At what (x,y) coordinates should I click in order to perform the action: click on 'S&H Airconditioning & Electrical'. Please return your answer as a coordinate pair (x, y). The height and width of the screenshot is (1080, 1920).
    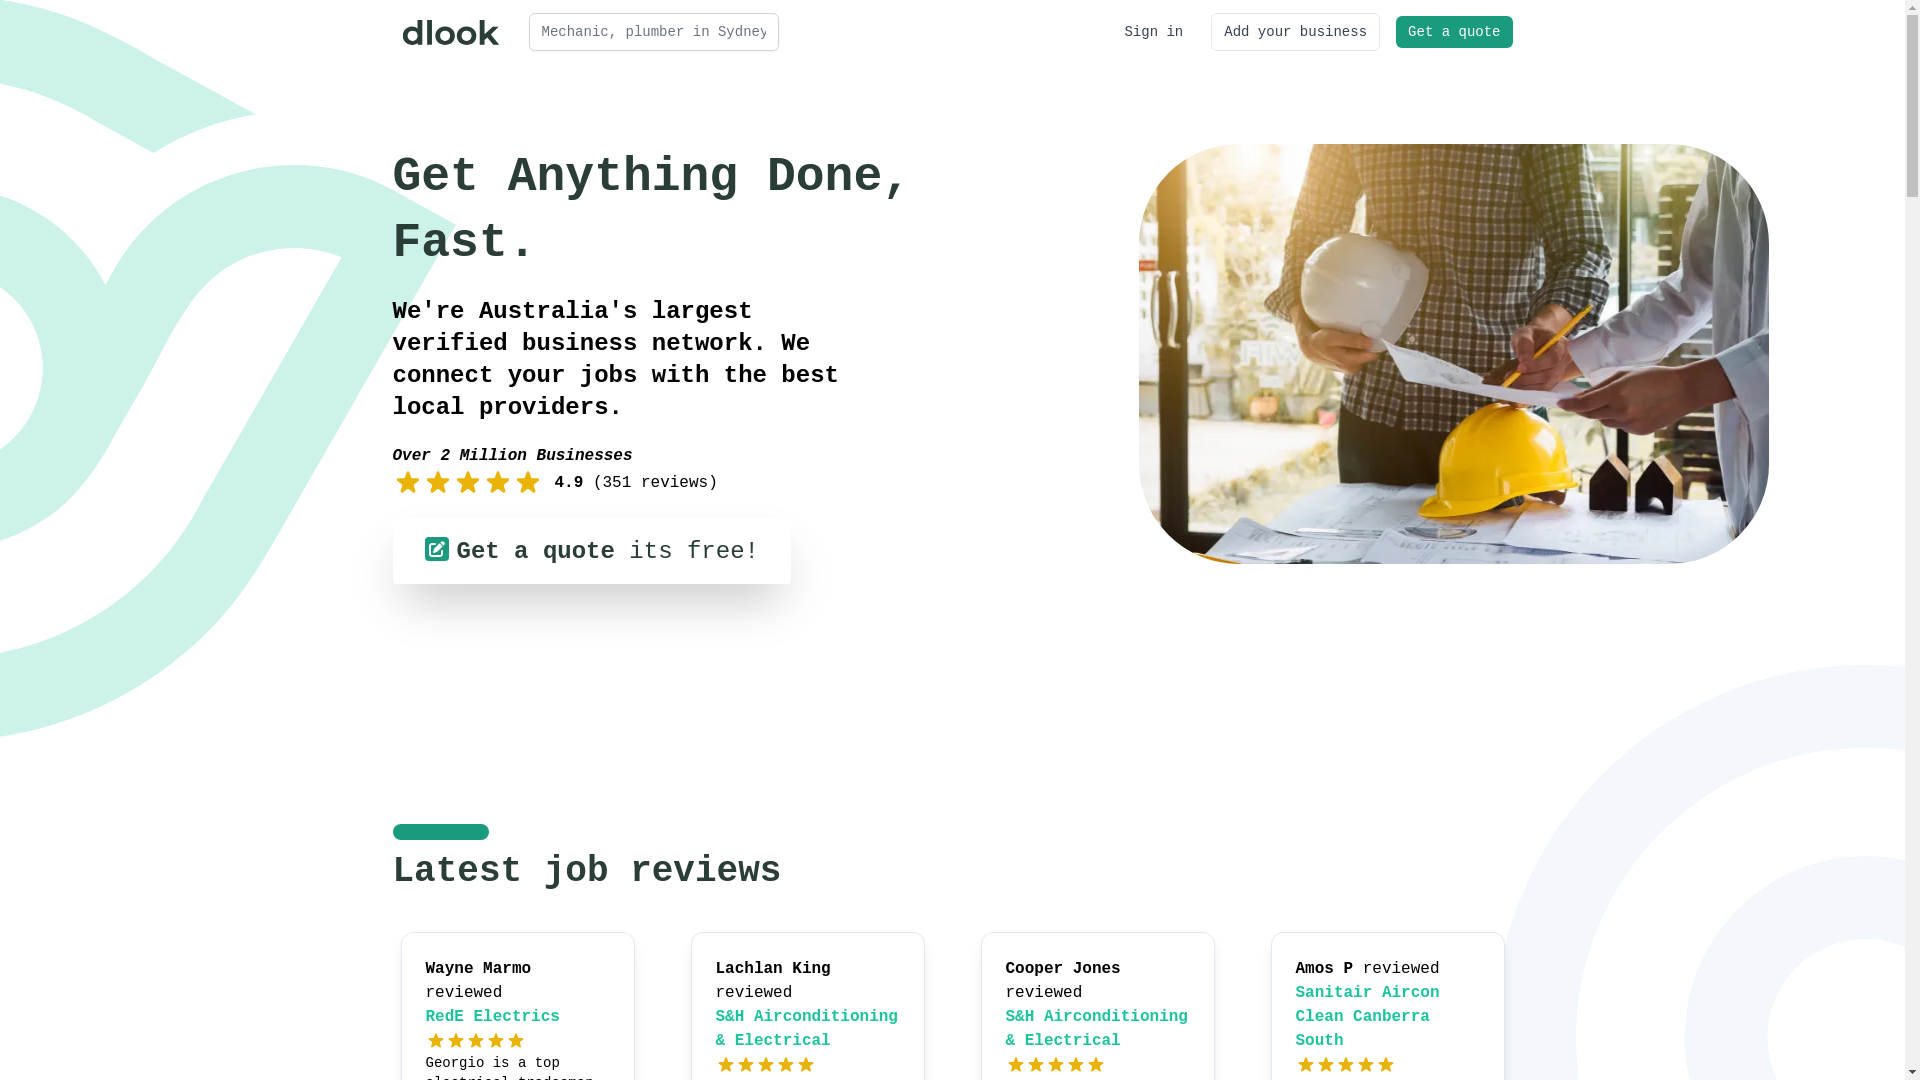
    Looking at the image, I should click on (1006, 1029).